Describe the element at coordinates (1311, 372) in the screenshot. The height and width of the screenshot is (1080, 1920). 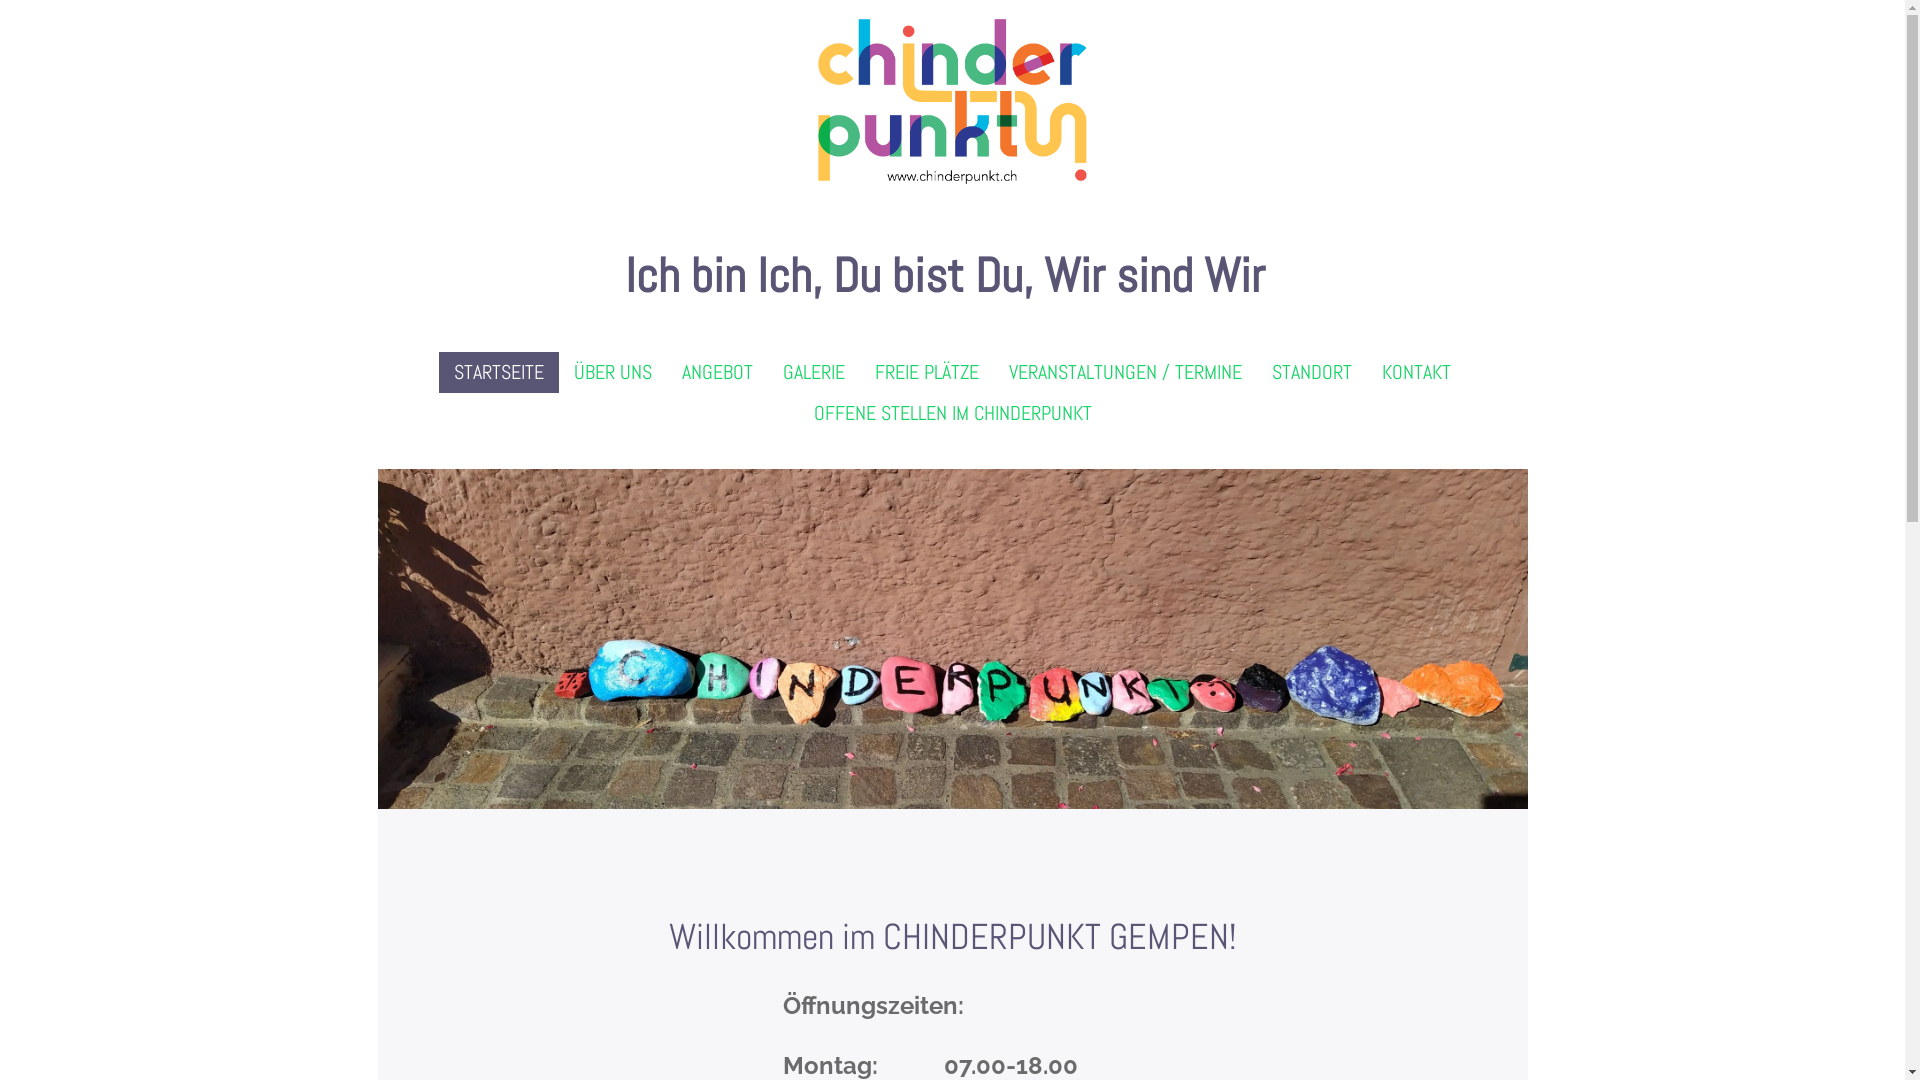
I see `'STANDORT'` at that location.